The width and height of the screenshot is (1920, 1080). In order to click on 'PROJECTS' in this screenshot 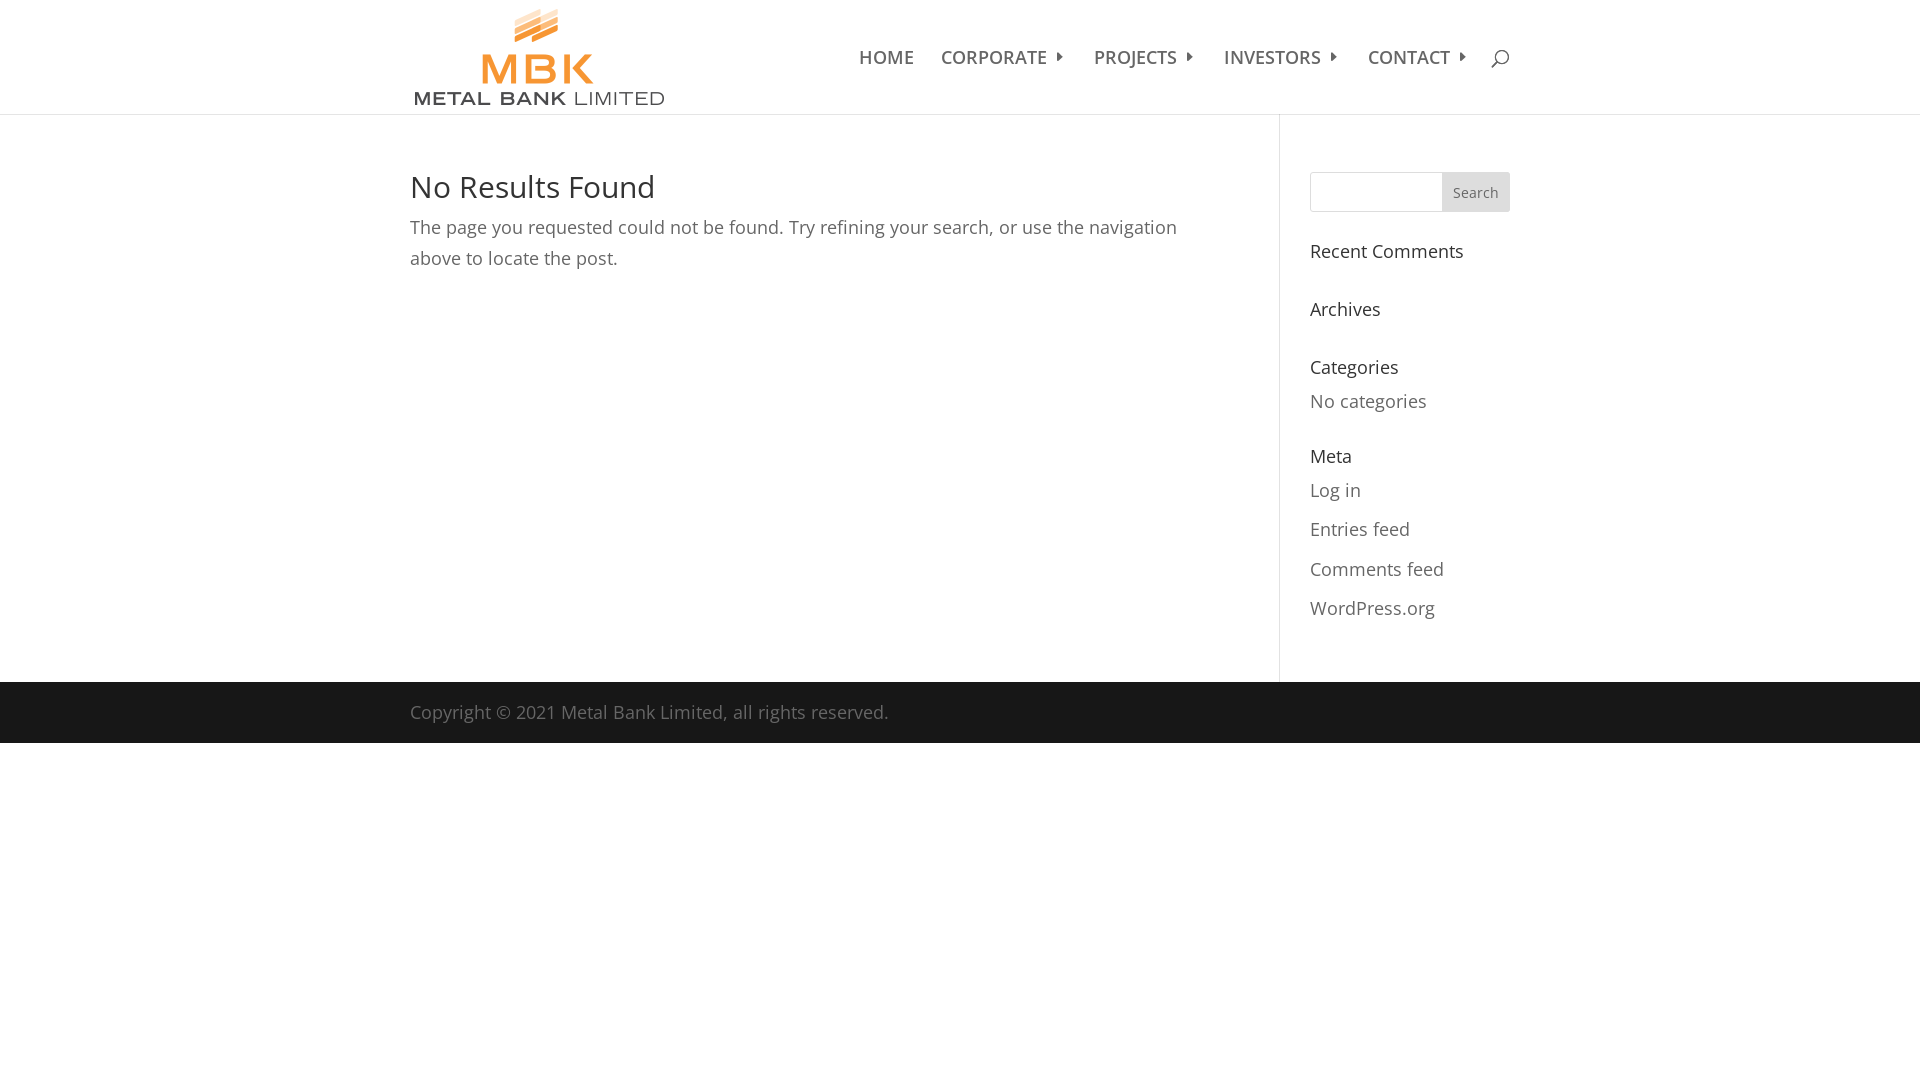, I will do `click(1145, 80)`.